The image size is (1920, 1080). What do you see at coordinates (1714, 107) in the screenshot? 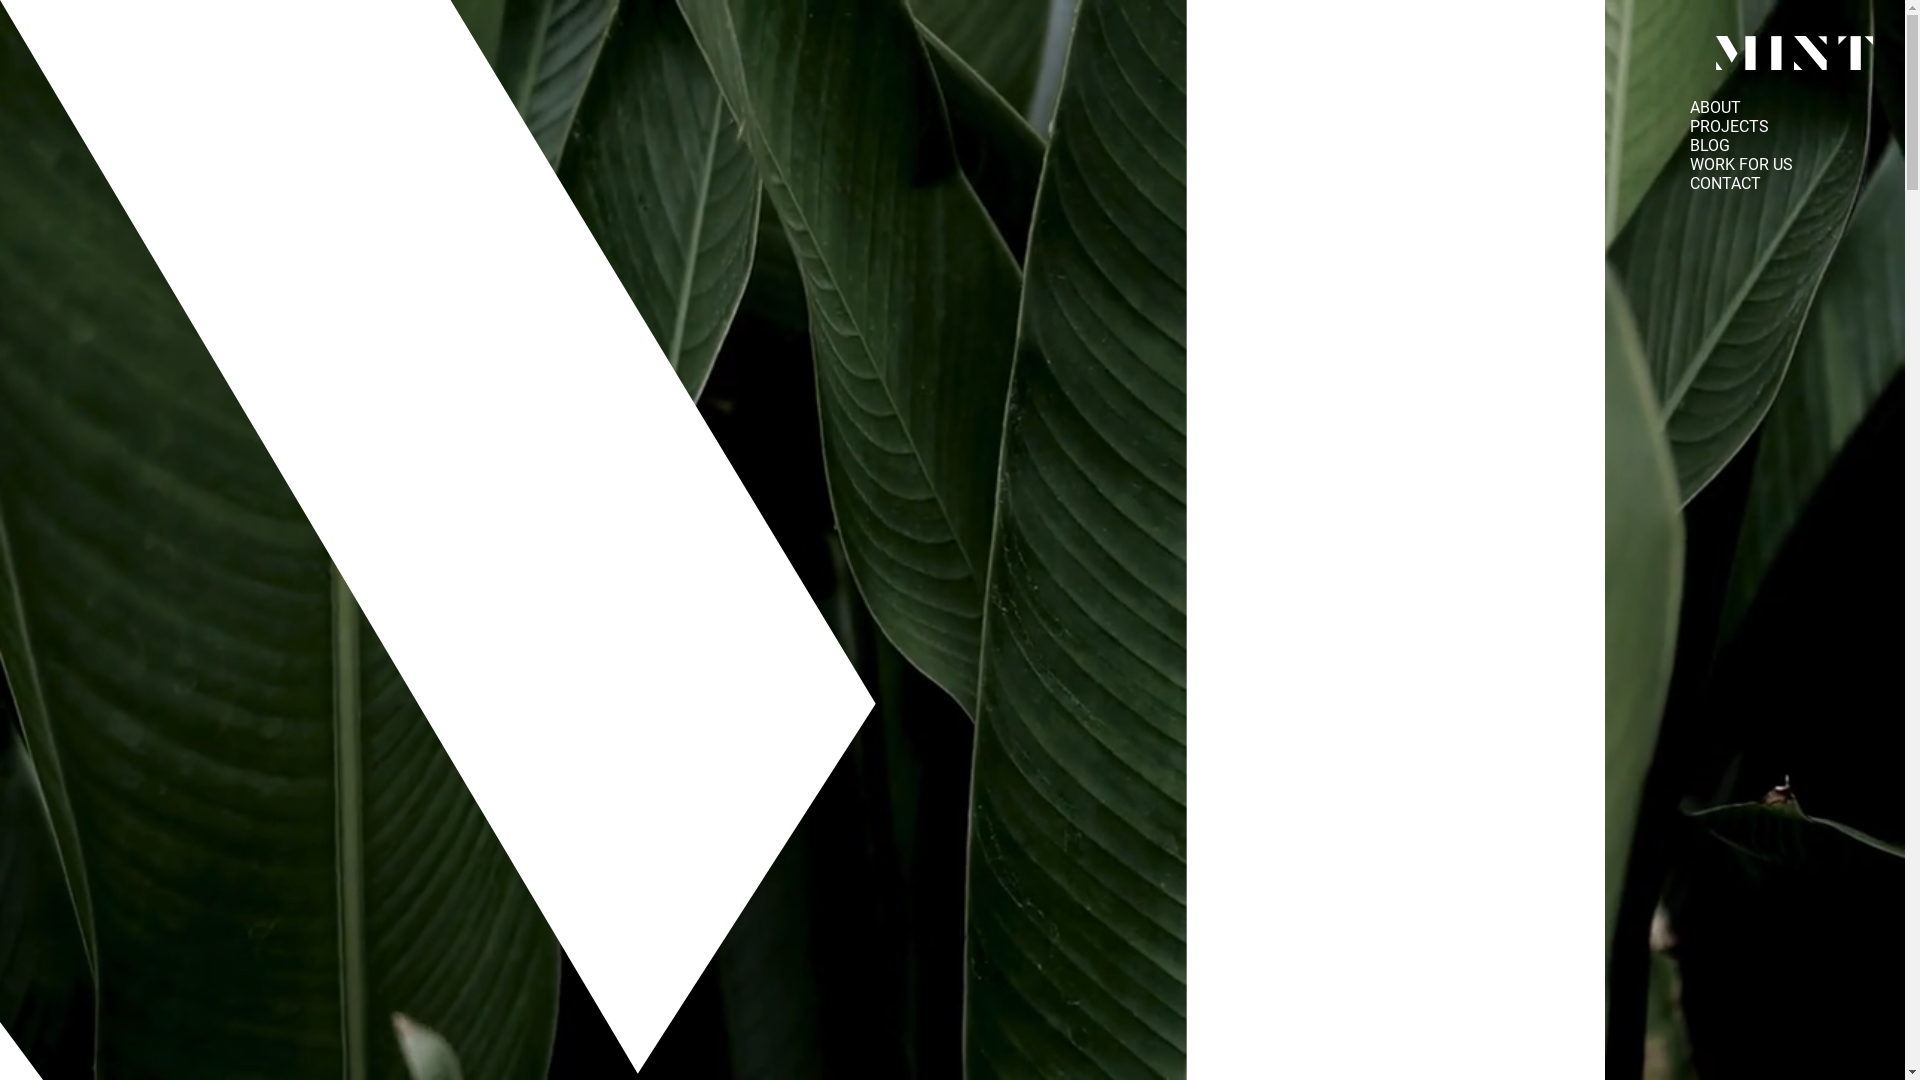
I see `'ABOUT'` at bounding box center [1714, 107].